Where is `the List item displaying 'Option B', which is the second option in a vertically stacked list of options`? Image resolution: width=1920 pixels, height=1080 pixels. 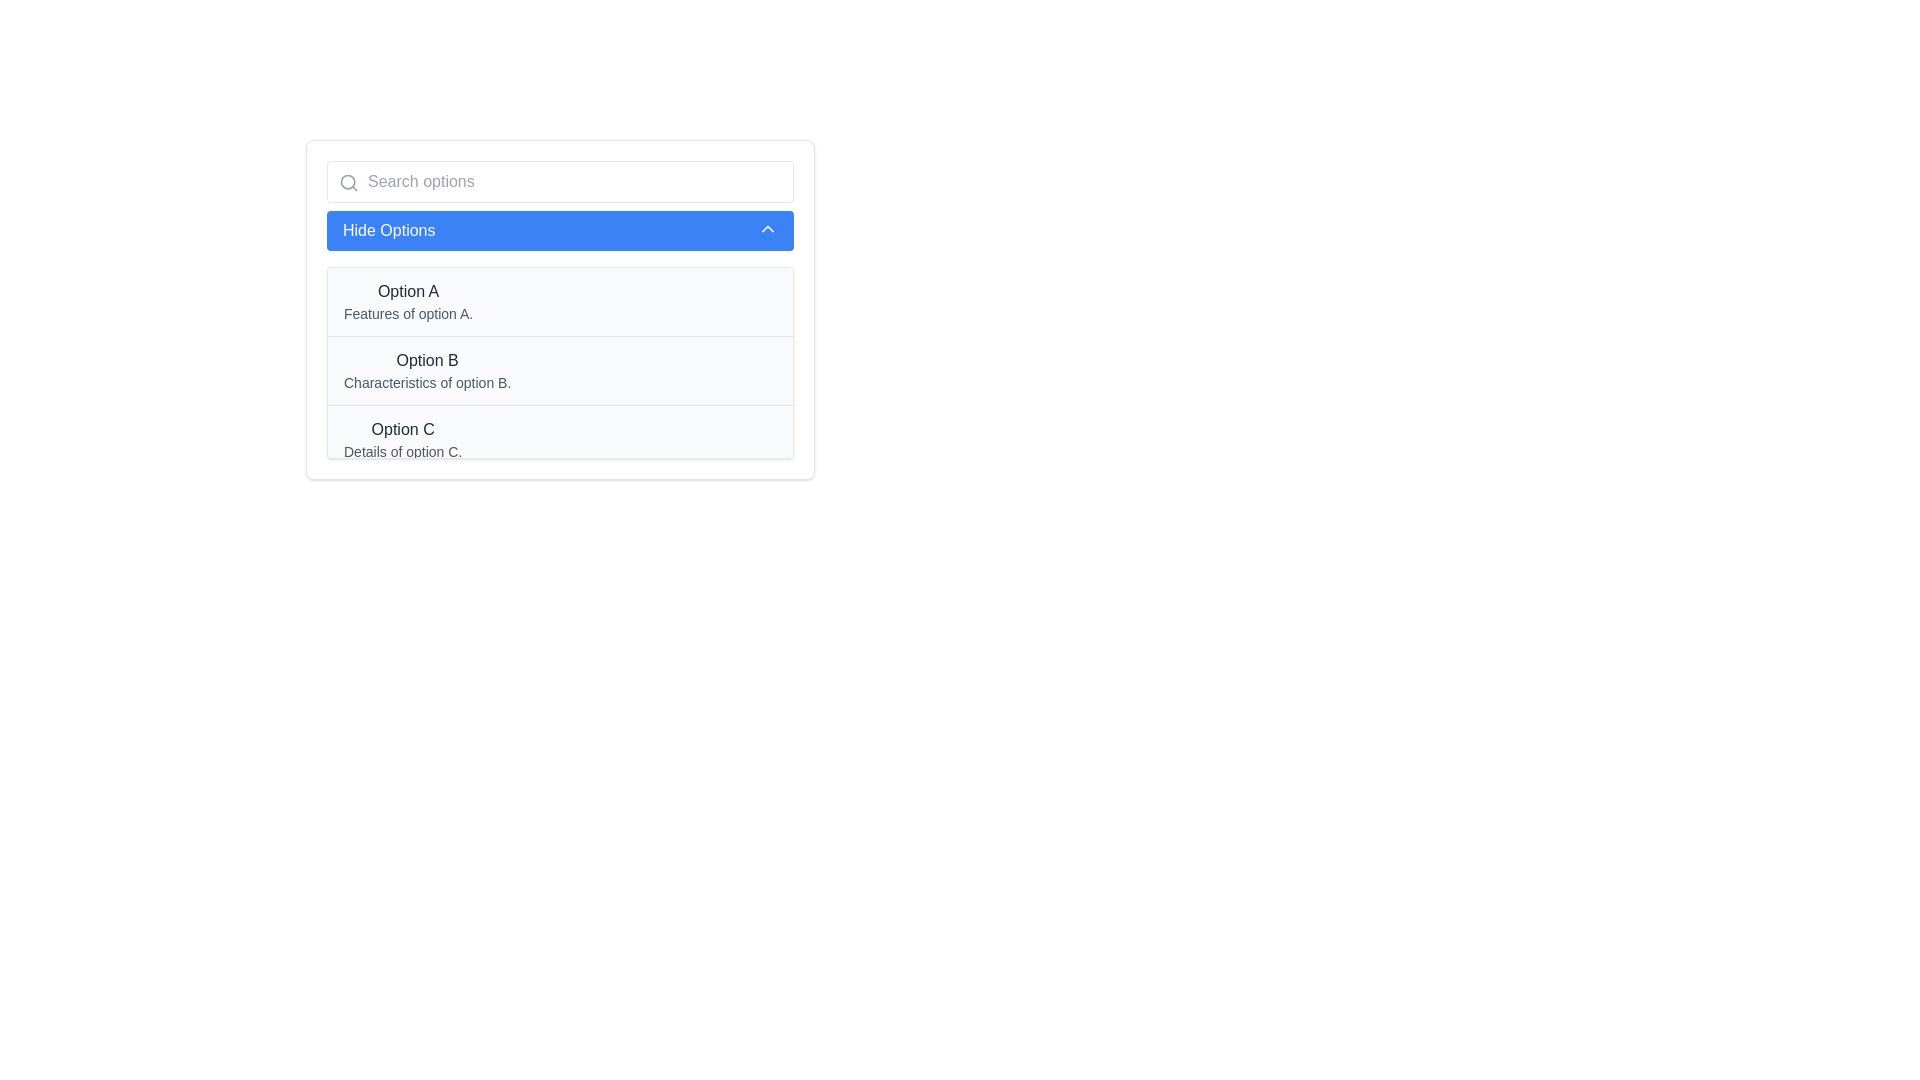
the List item displaying 'Option B', which is the second option in a vertically stacked list of options is located at coordinates (560, 370).